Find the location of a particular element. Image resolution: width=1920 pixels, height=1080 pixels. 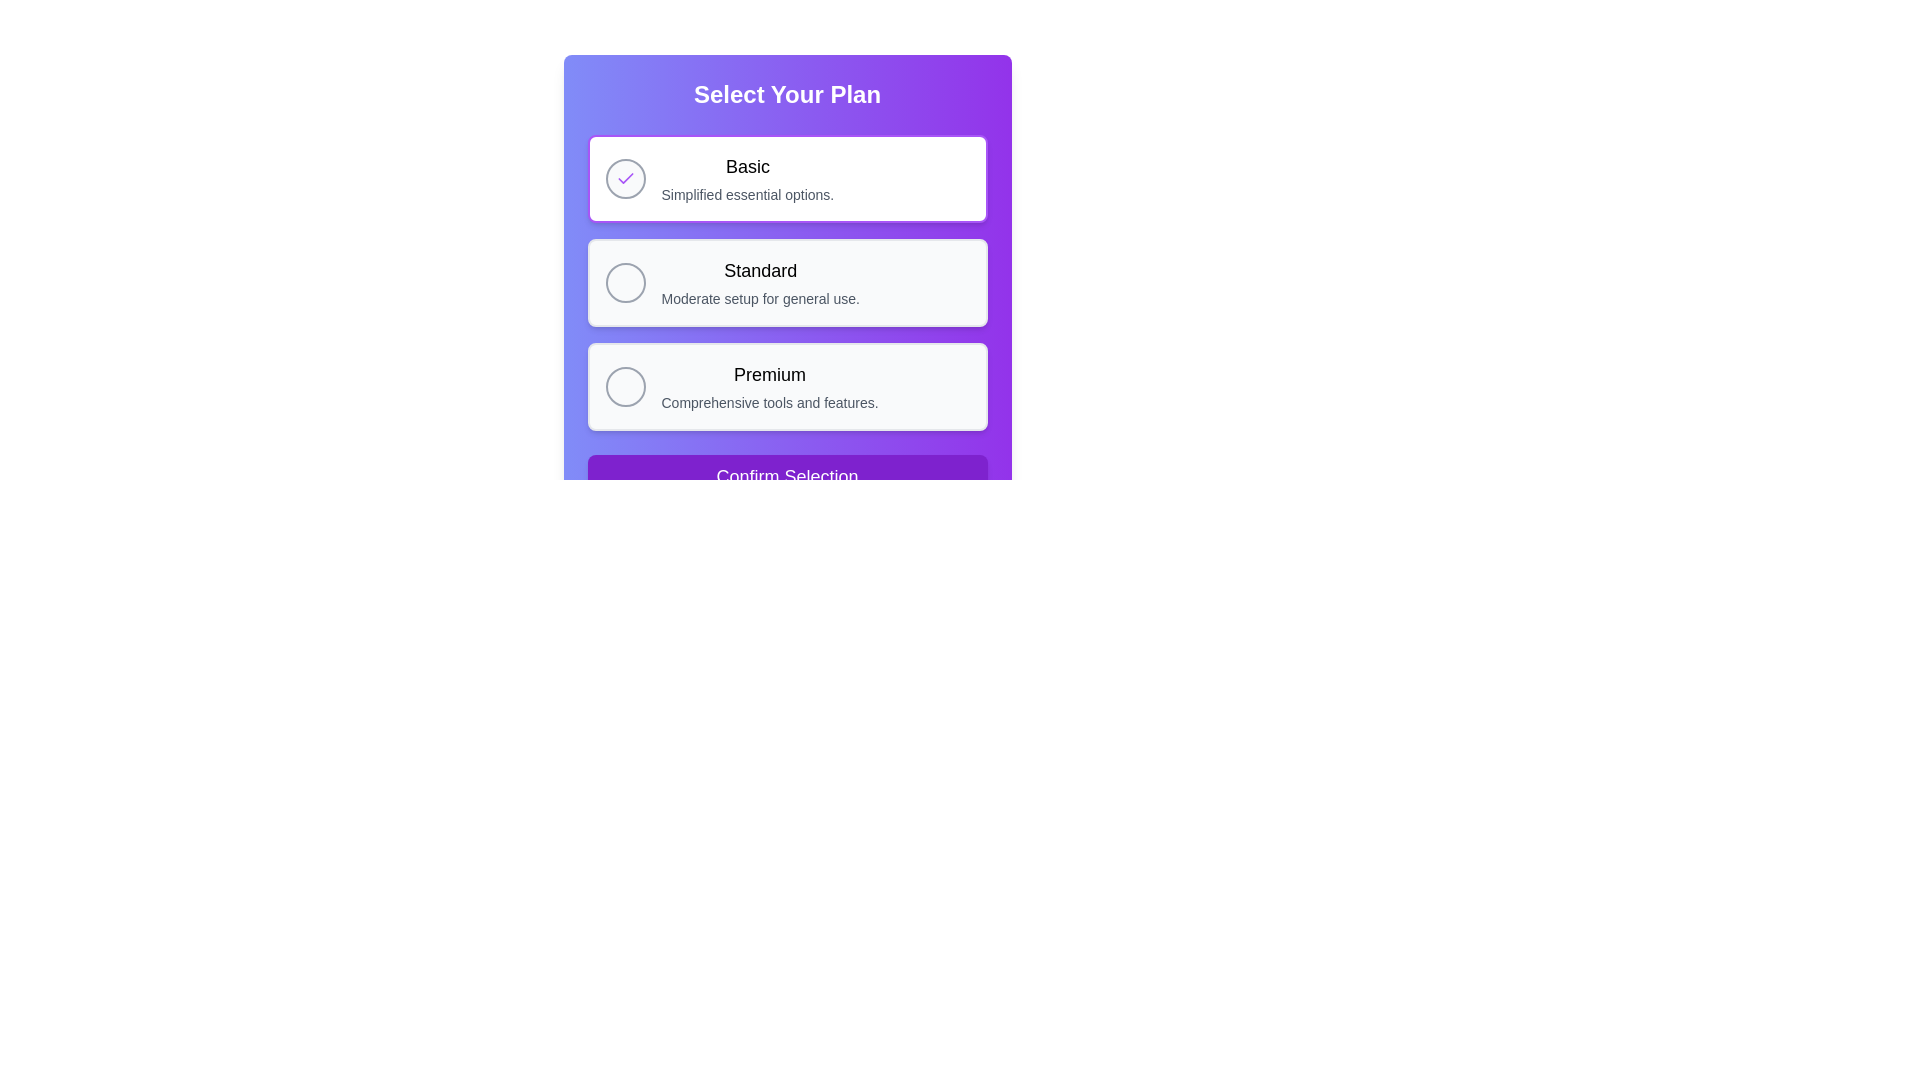

the textual description of the 'Premium' plan is located at coordinates (769, 402).